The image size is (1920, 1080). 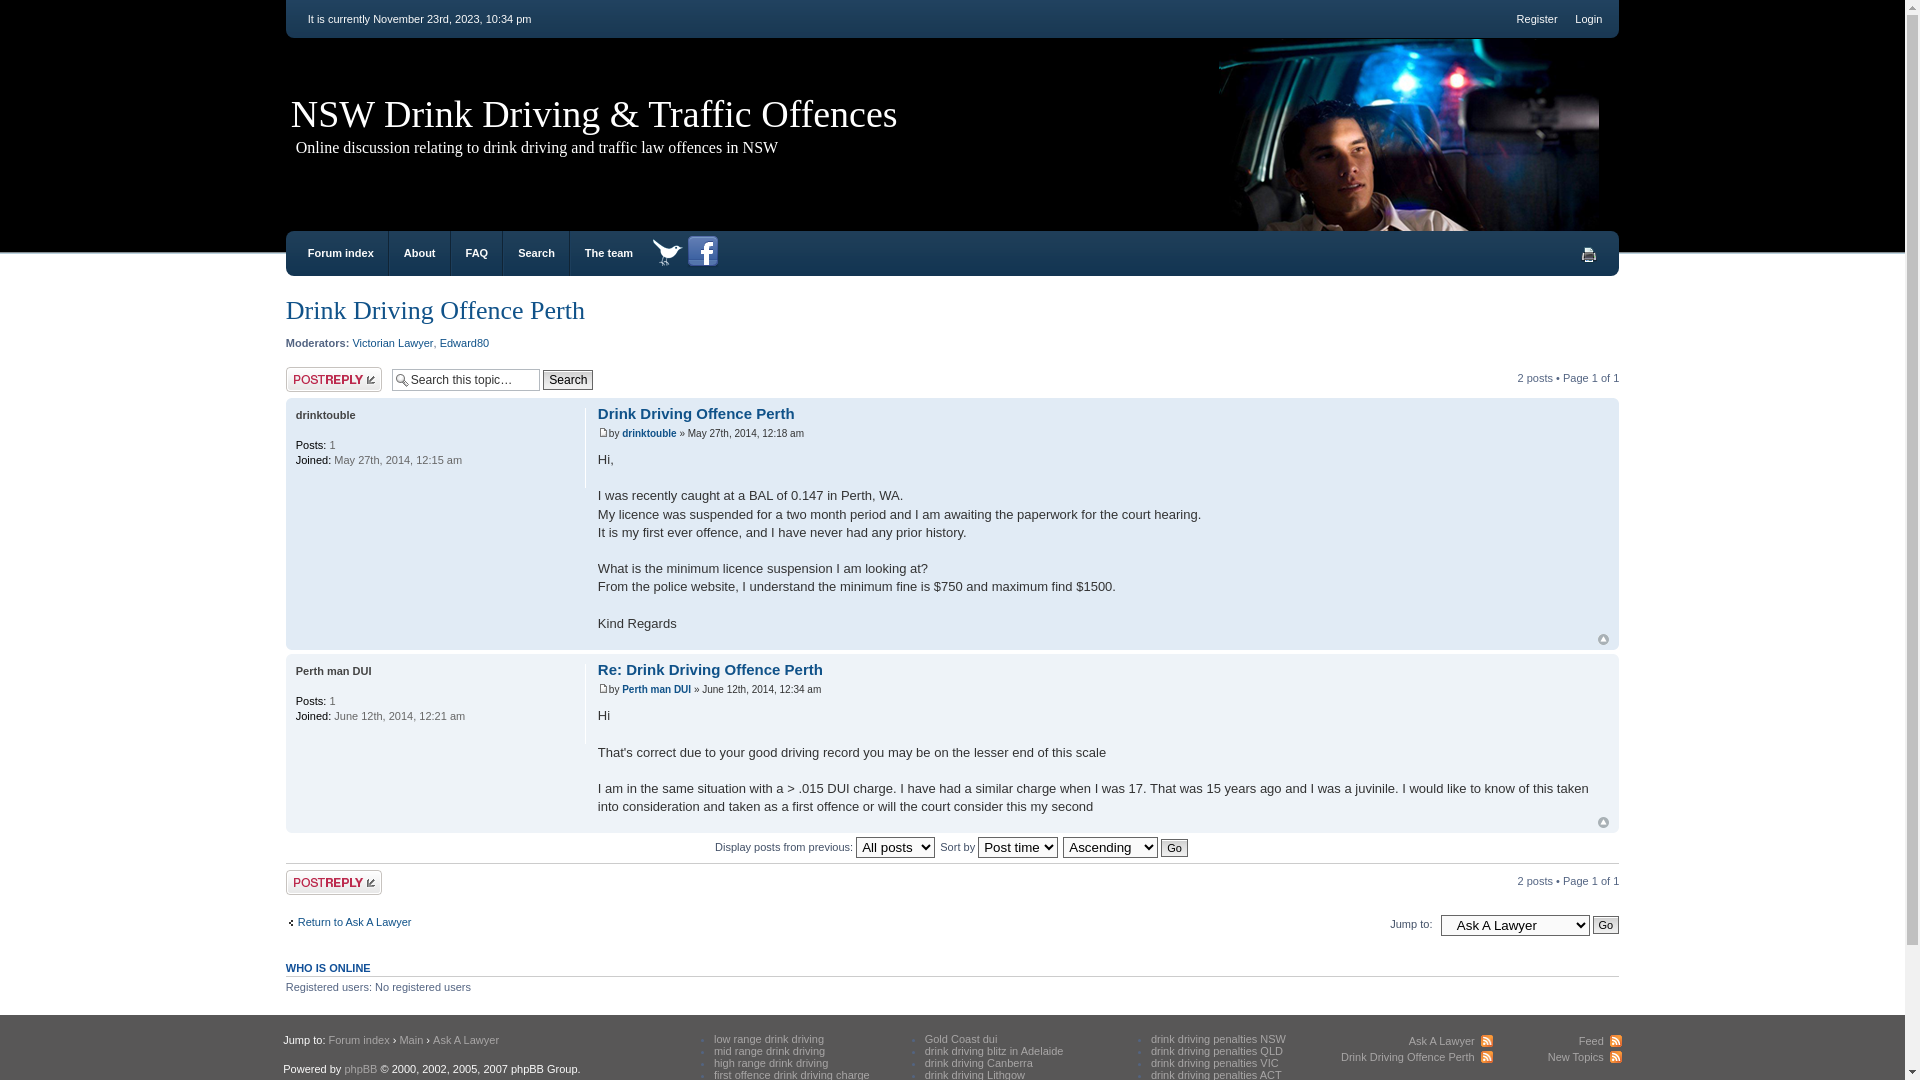 I want to click on 'drink driving penalties VIC', so click(x=1213, y=1062).